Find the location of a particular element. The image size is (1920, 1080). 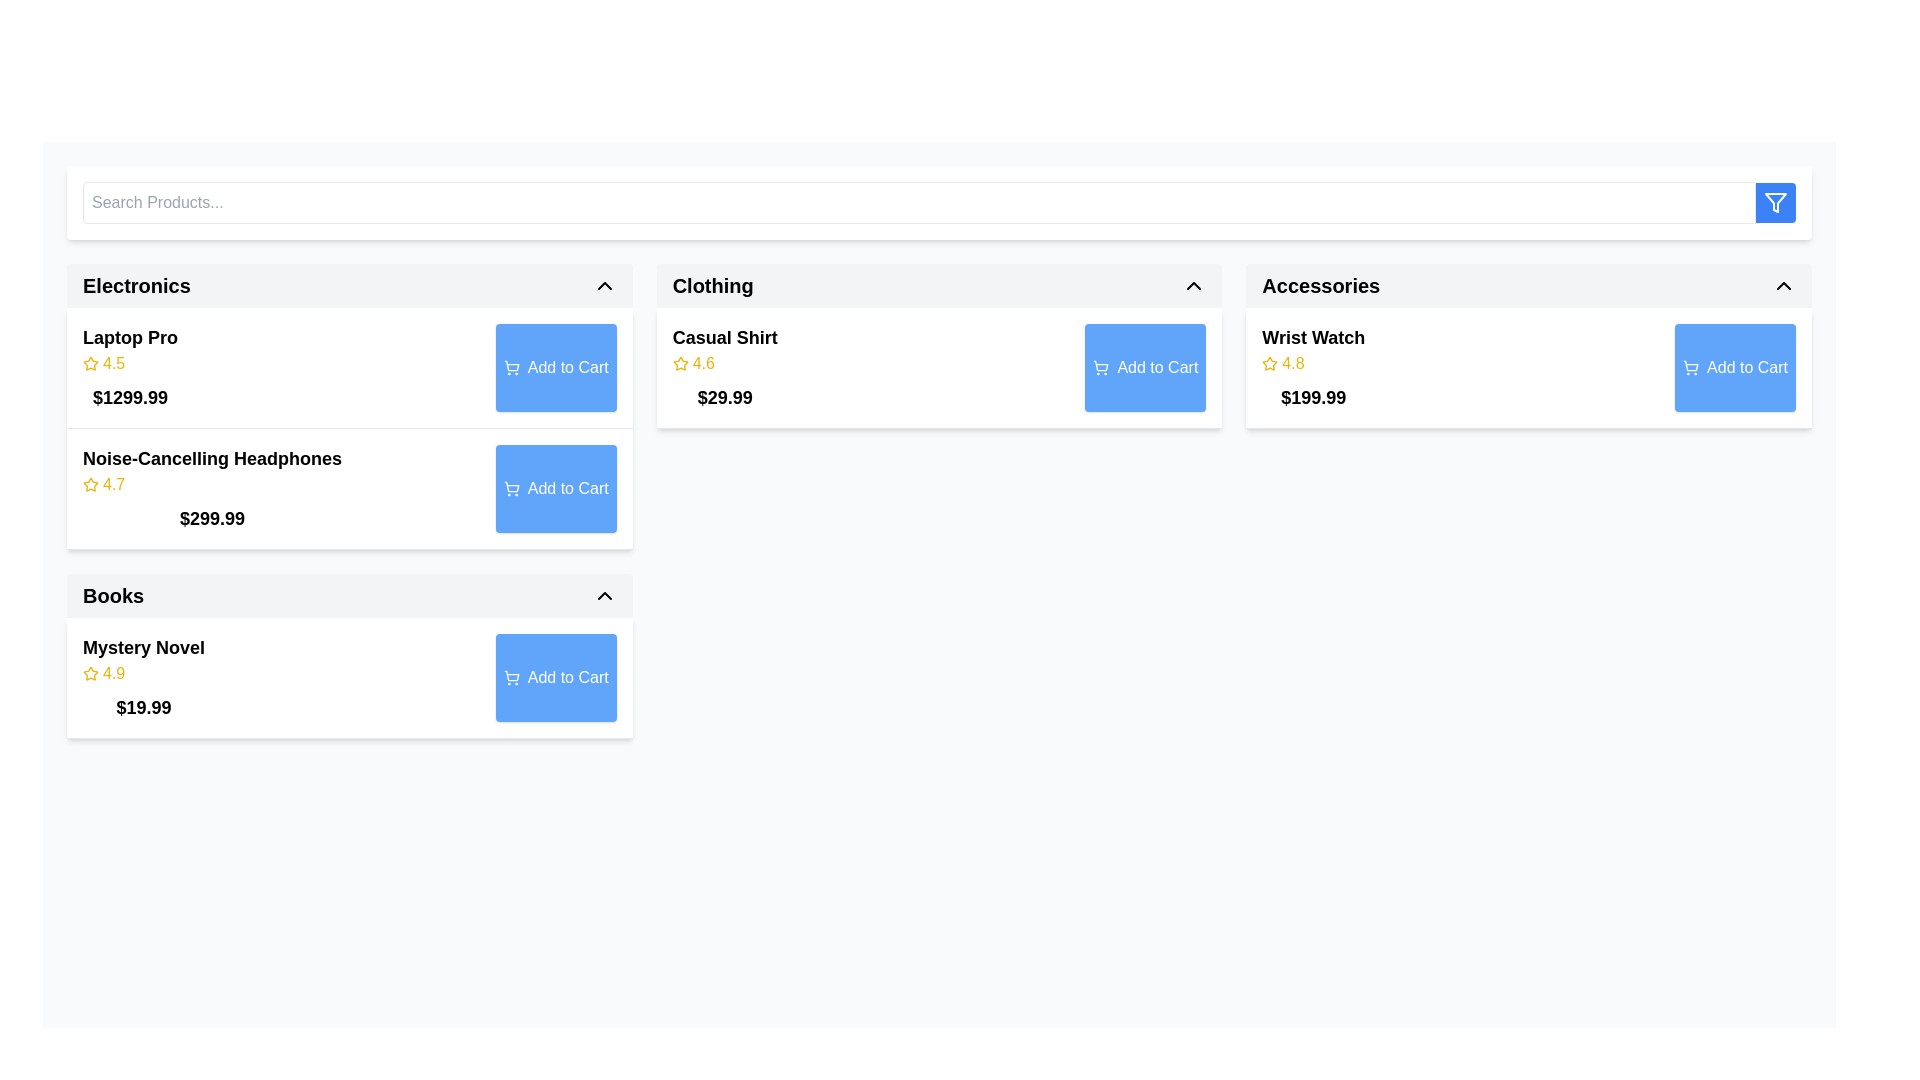

the 'Noise-Cancelling Headphones' text label to initiate a selection action is located at coordinates (212, 459).